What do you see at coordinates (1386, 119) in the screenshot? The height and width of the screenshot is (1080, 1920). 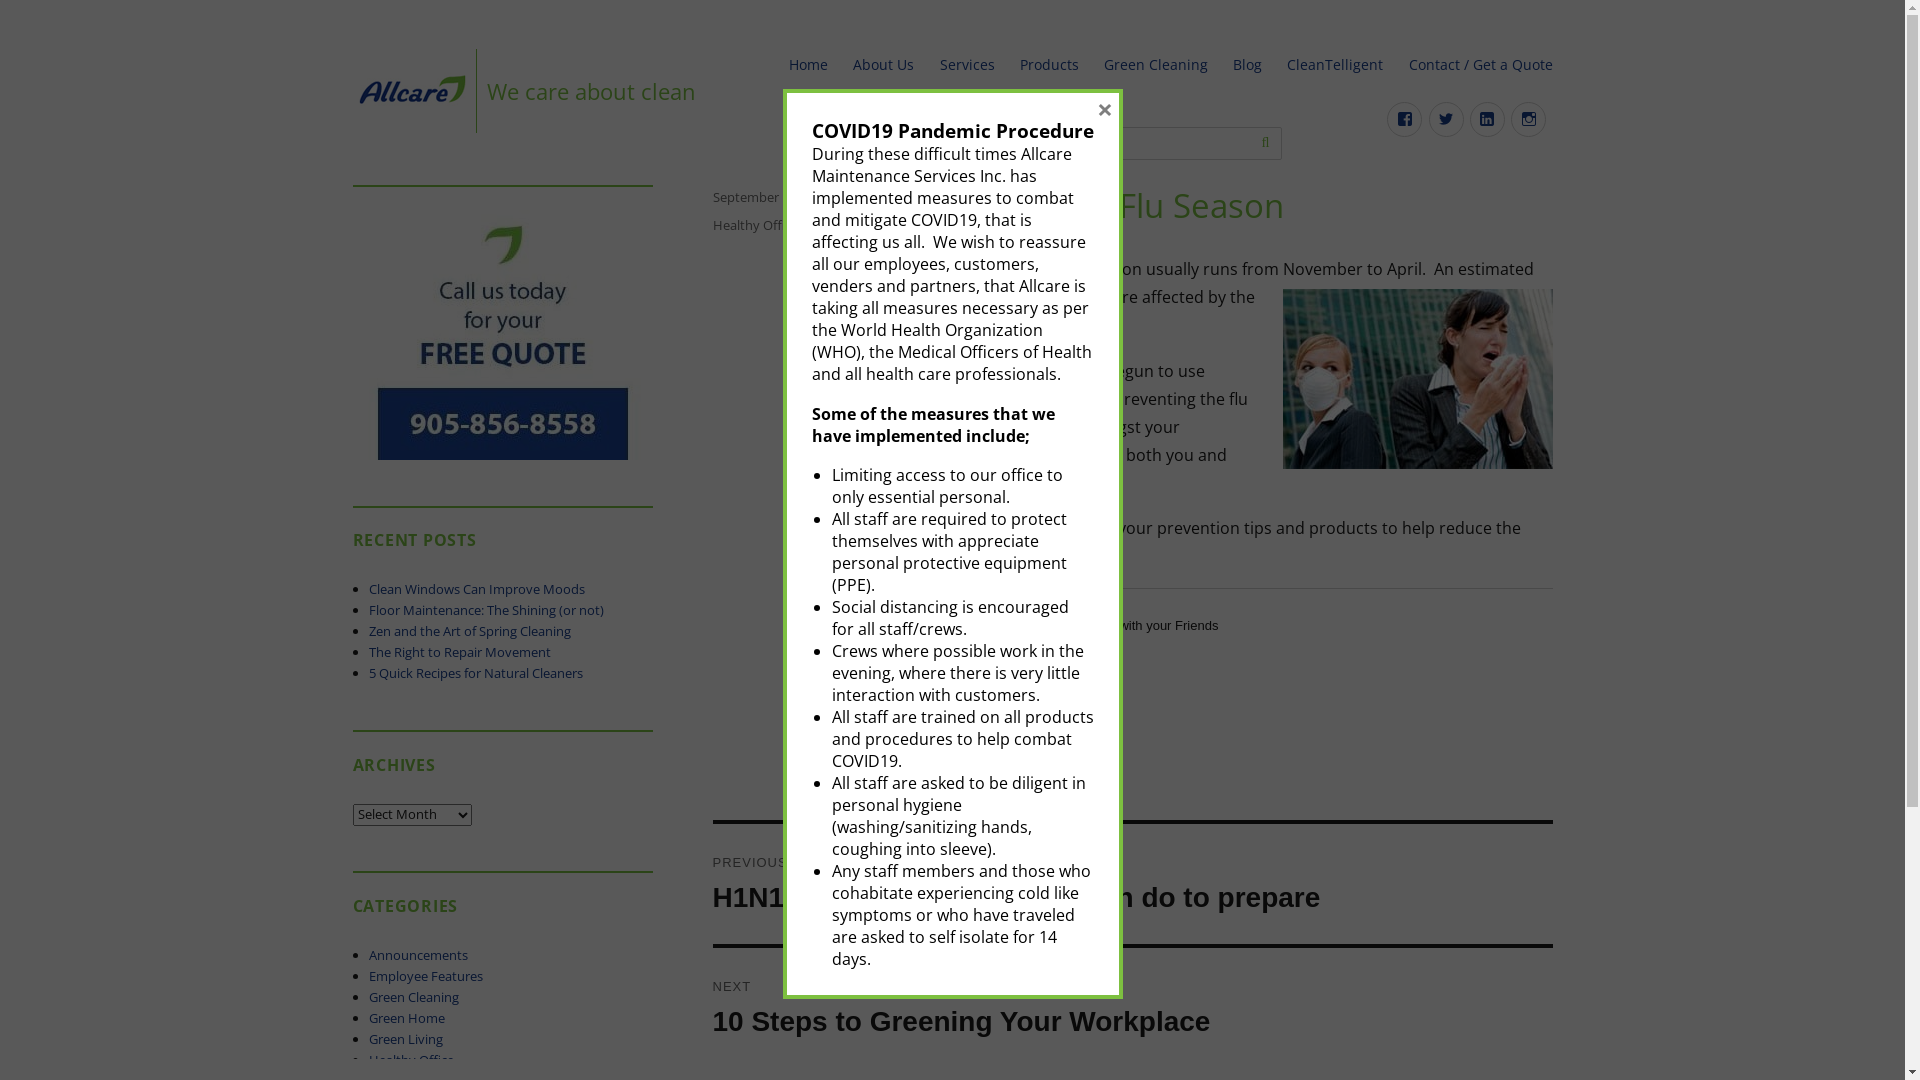 I see `'Facebook'` at bounding box center [1386, 119].